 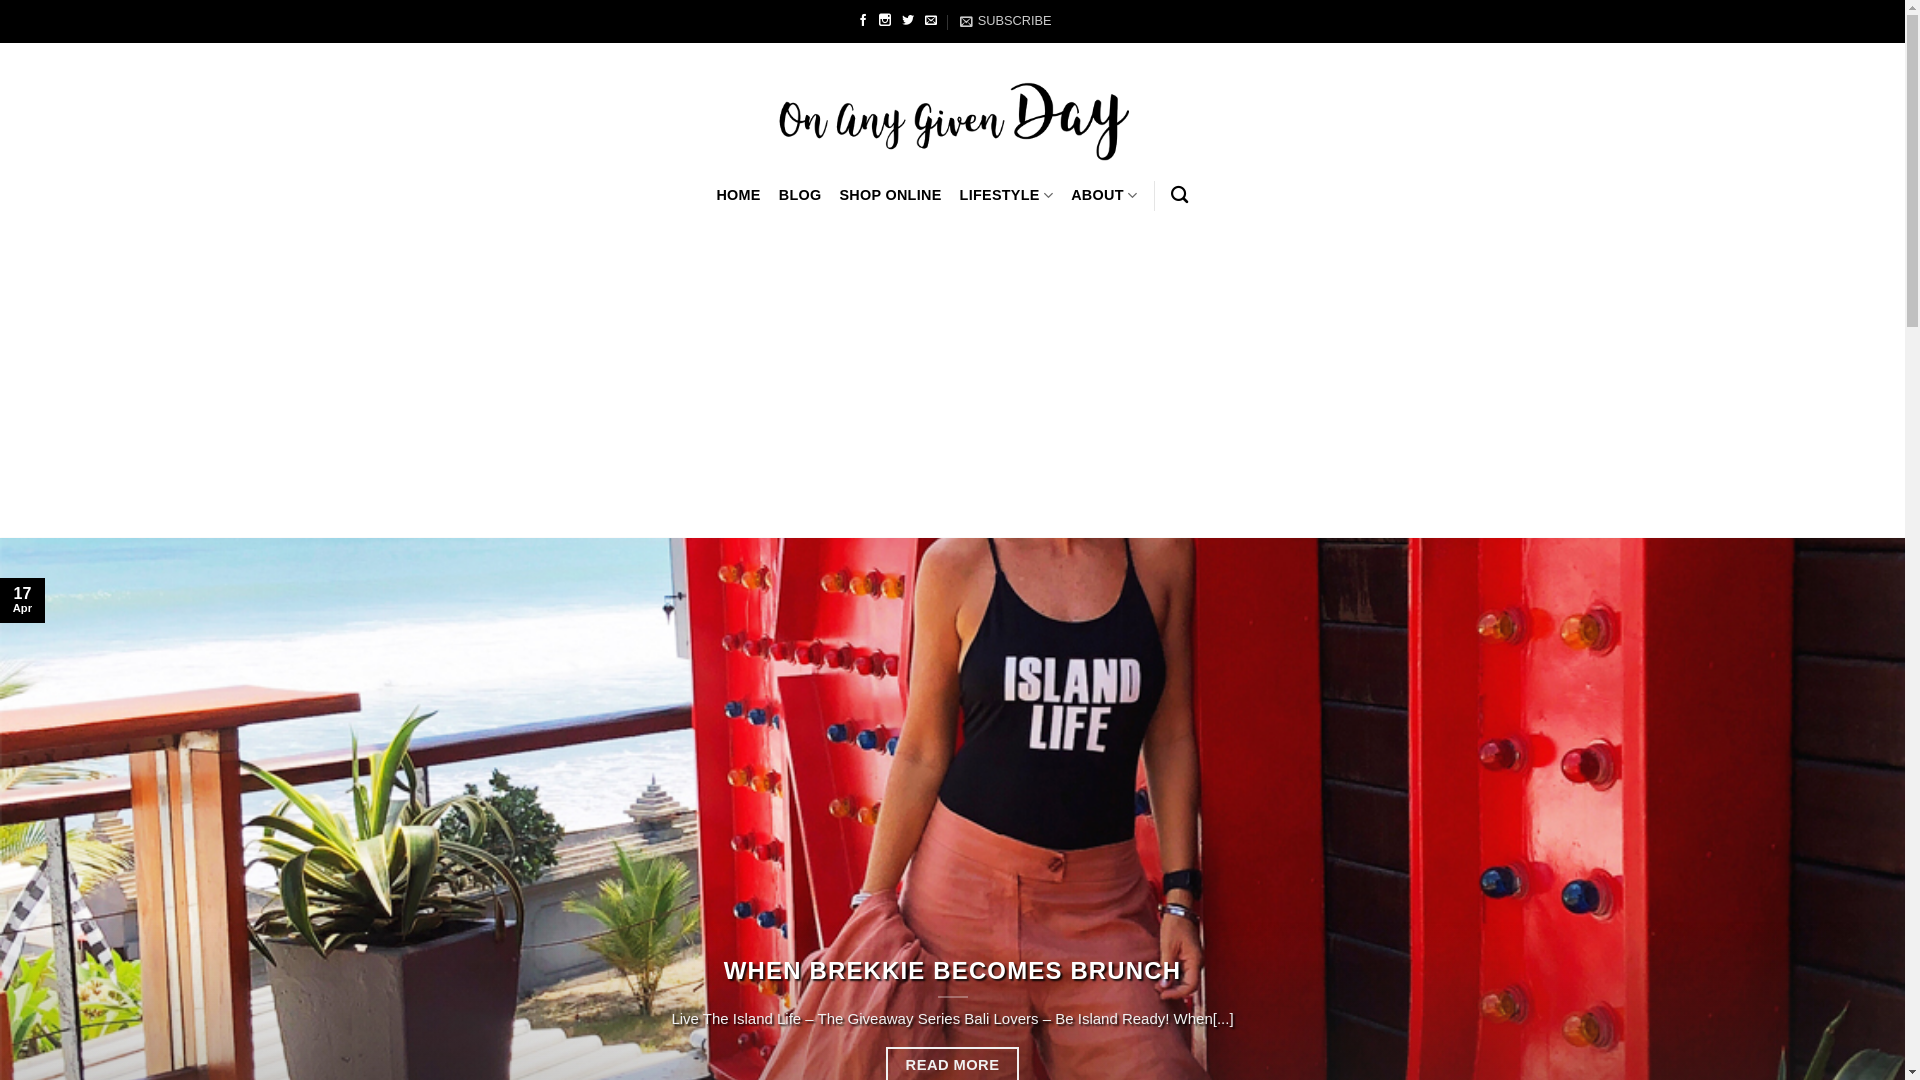 What do you see at coordinates (1007, 195) in the screenshot?
I see `'LIFESTYLE'` at bounding box center [1007, 195].